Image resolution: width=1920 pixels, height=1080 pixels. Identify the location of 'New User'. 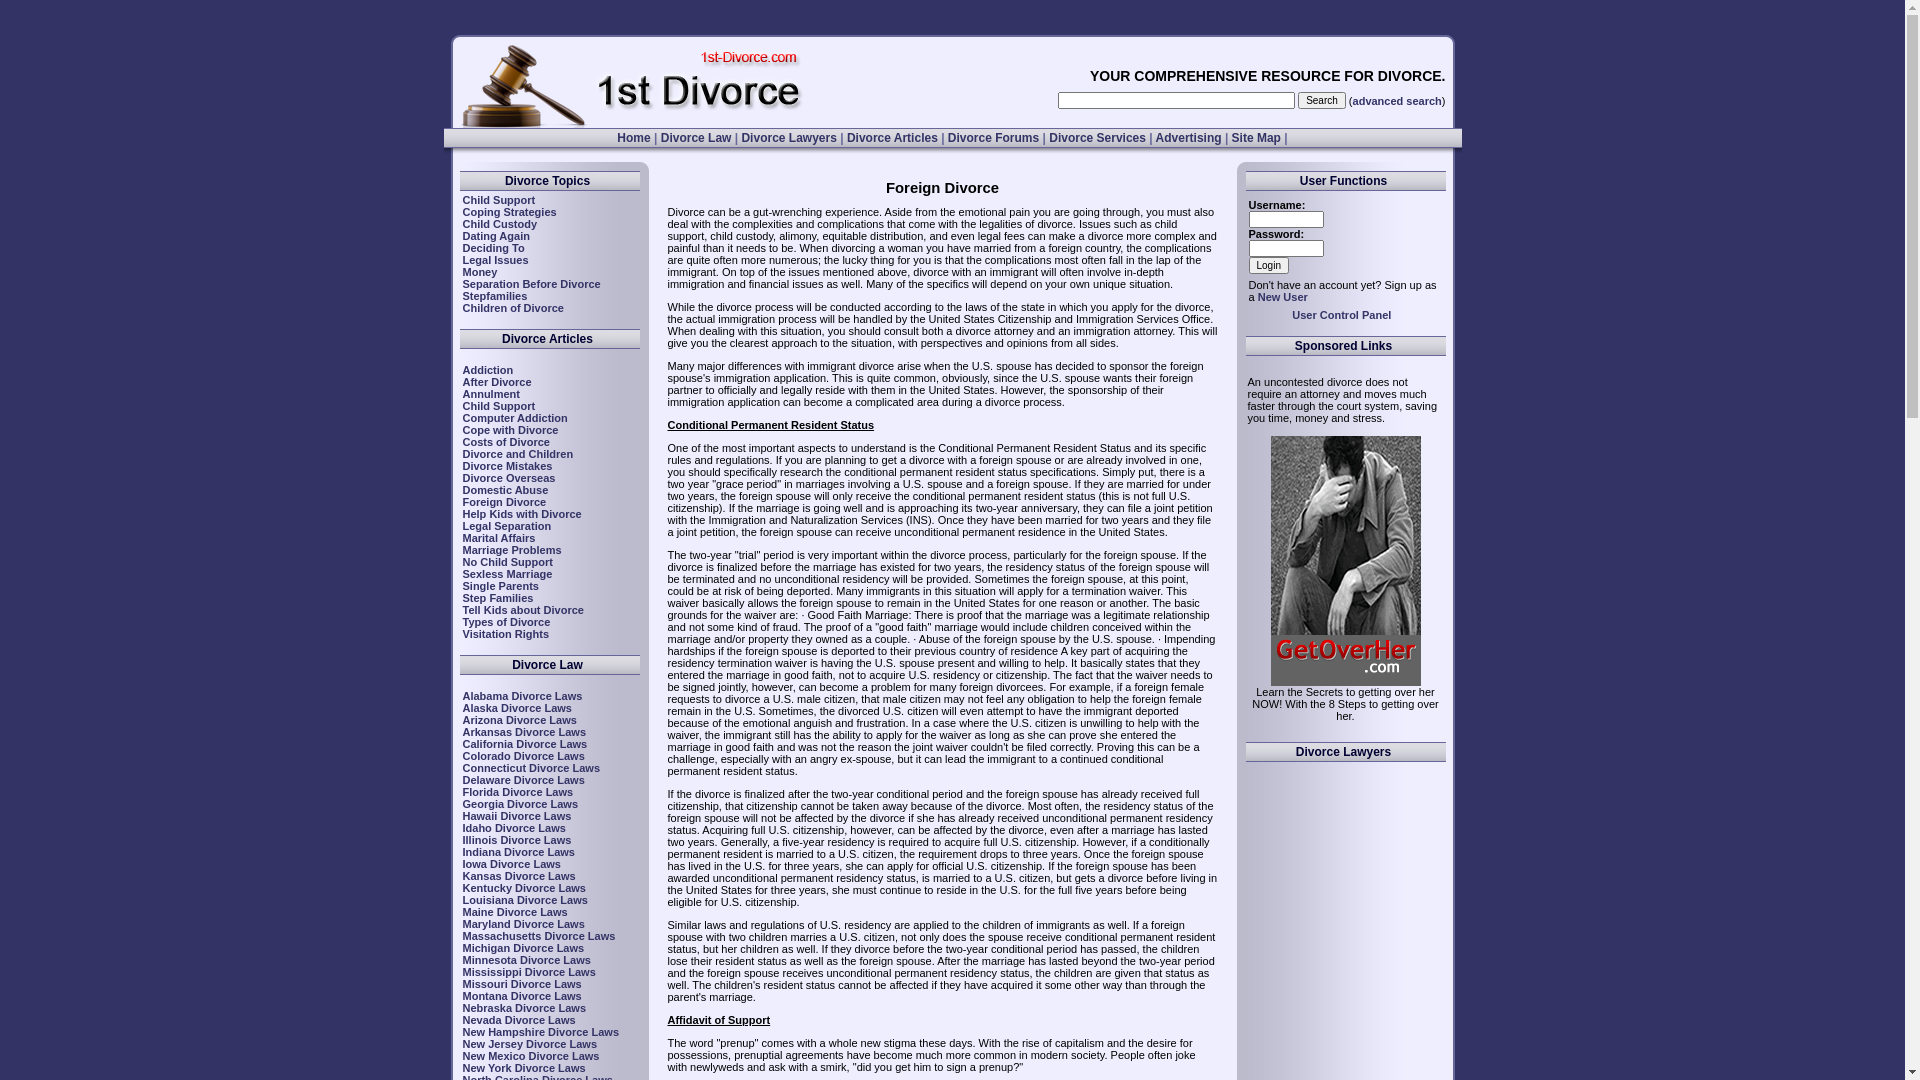
(1282, 297).